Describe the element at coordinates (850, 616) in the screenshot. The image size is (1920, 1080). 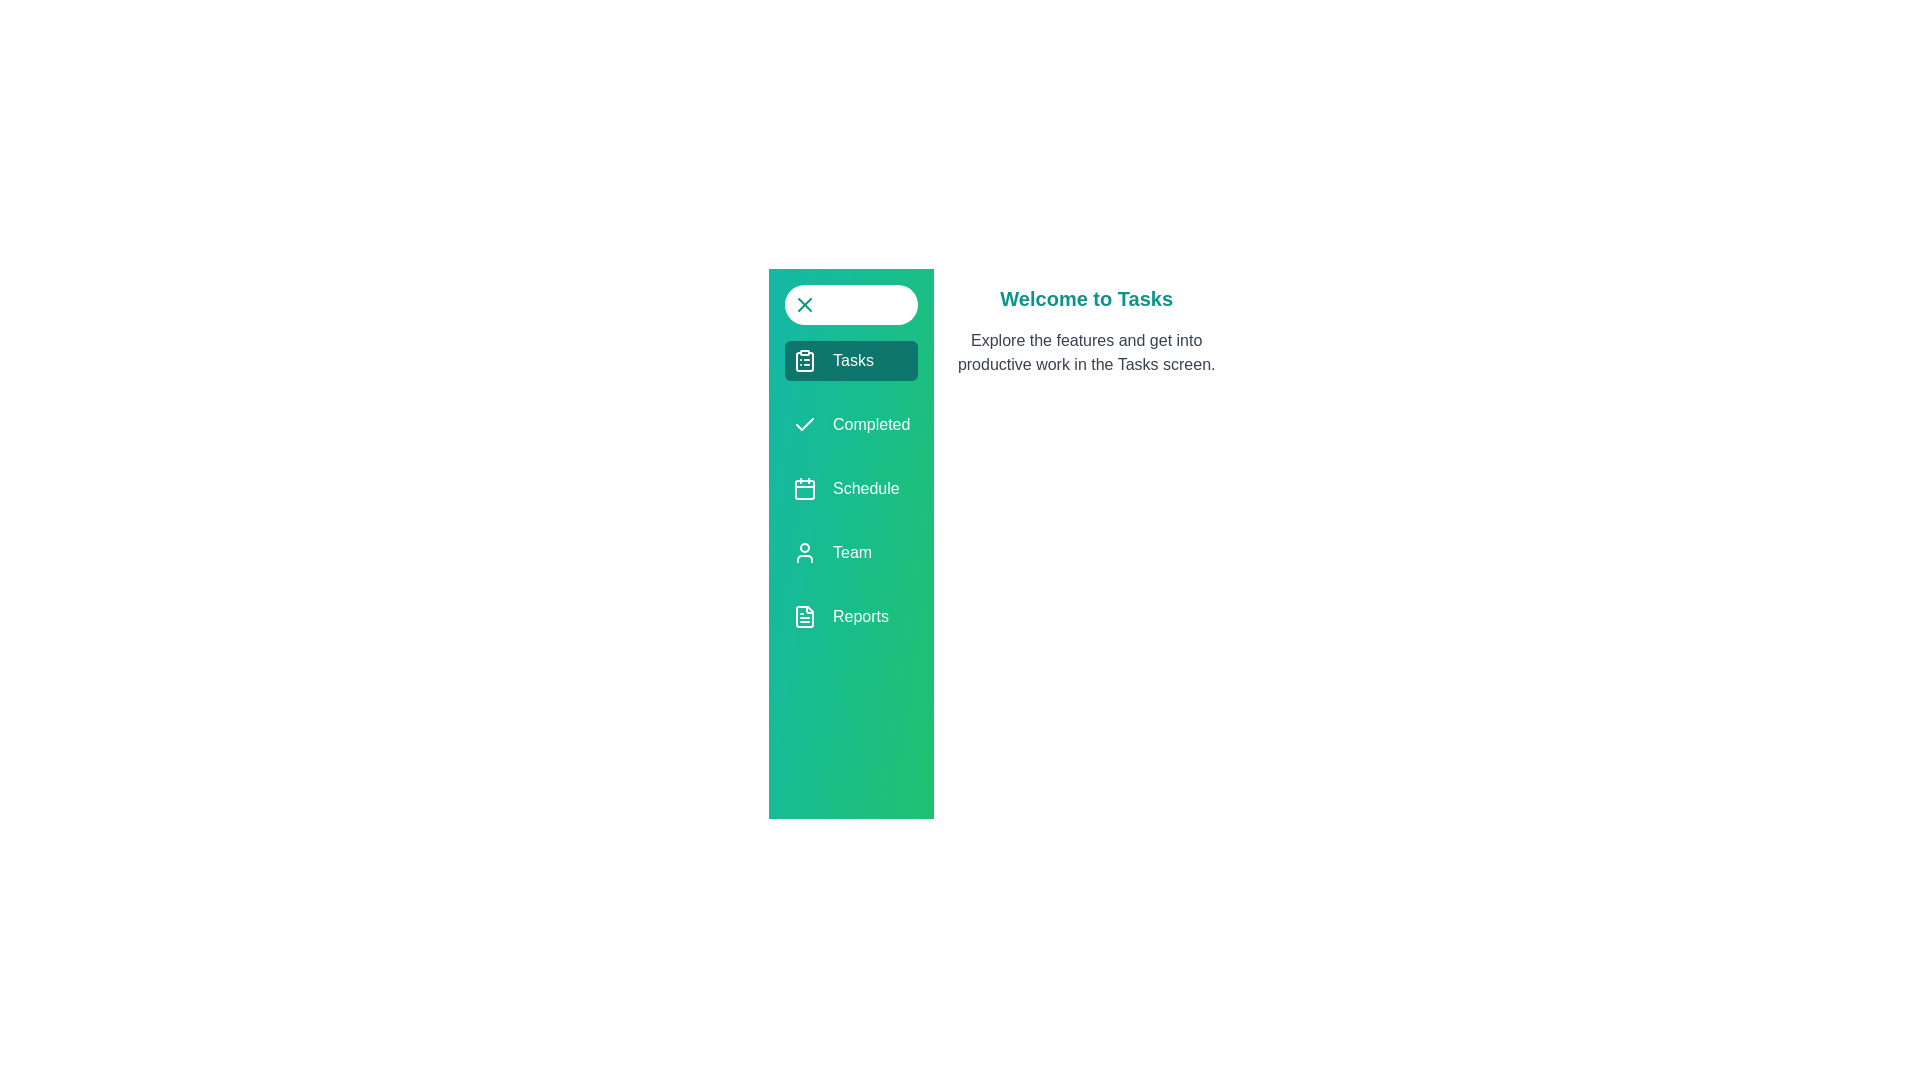
I see `the menu item Reports from the available options` at that location.